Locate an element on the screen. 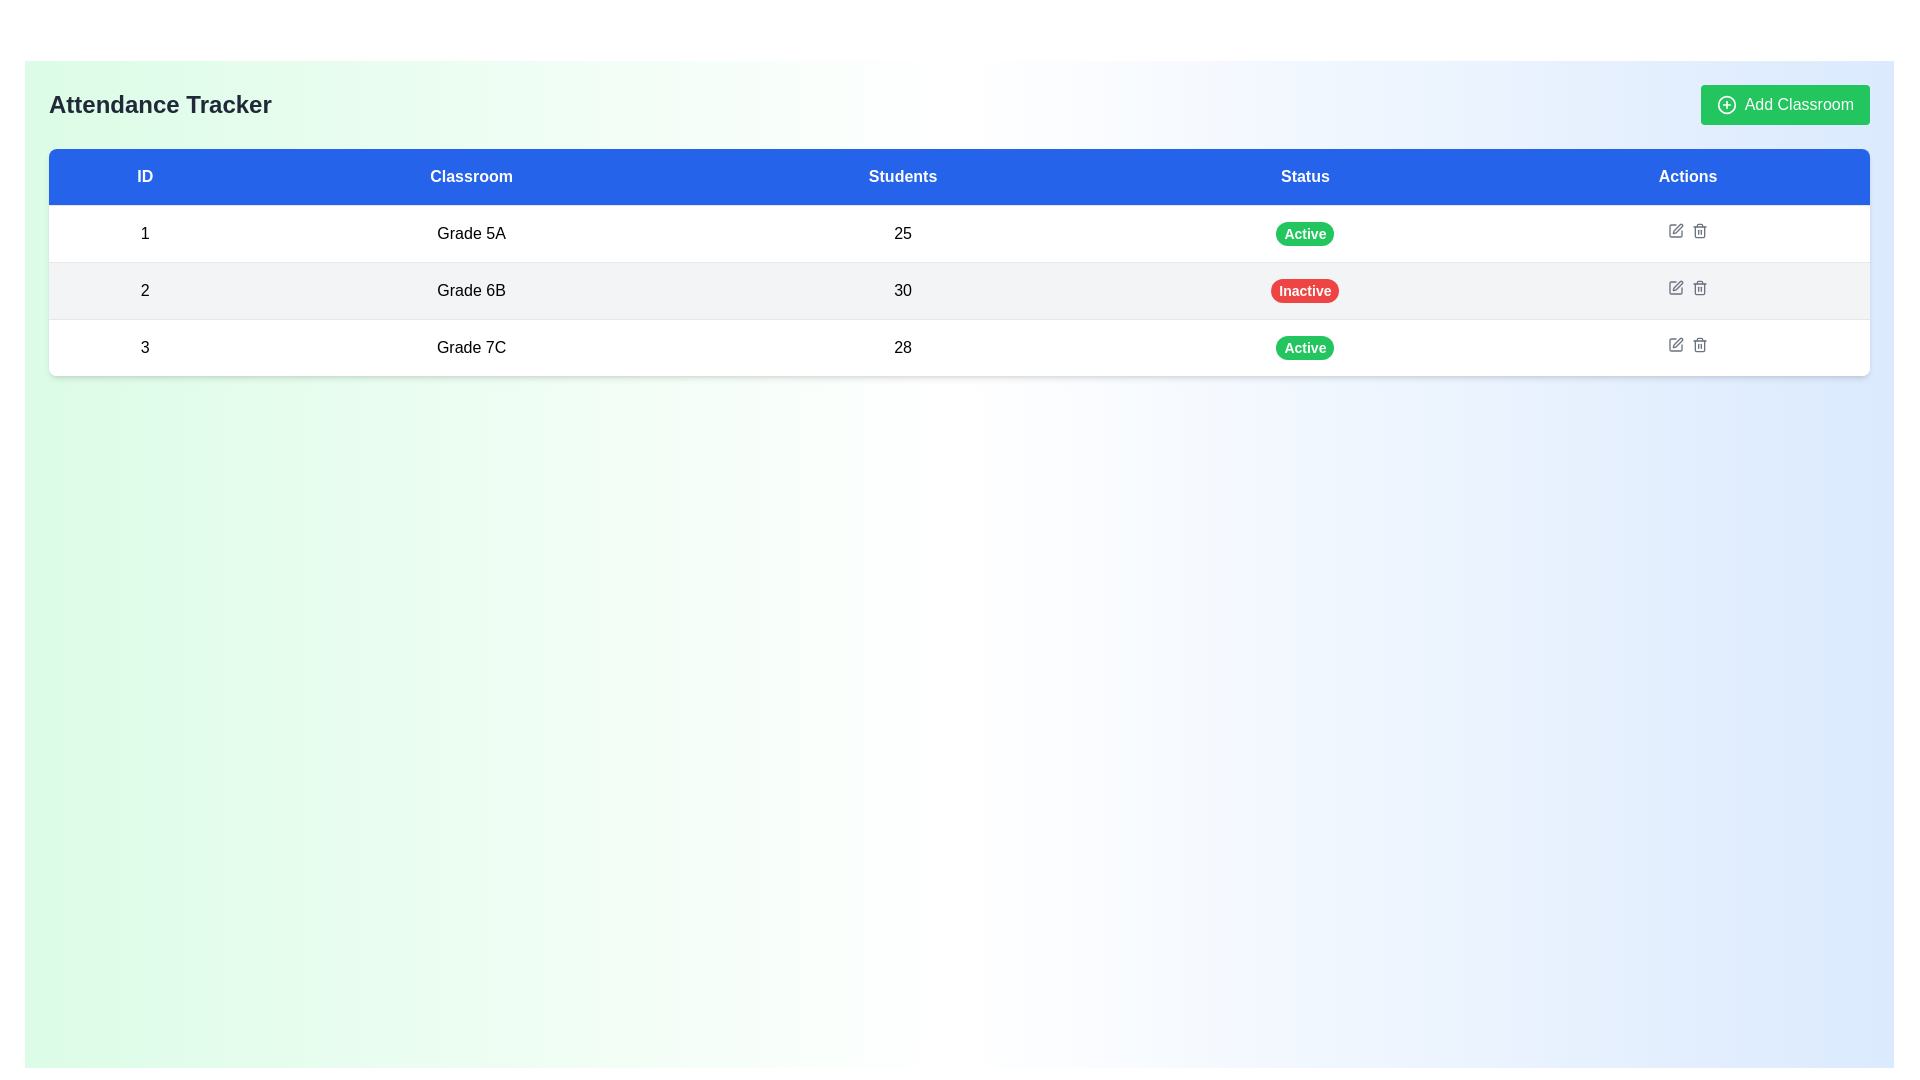 The image size is (1920, 1080). the delete icon in the 'Actions' column of the table for classroom 'Grade 6B' is located at coordinates (1678, 285).